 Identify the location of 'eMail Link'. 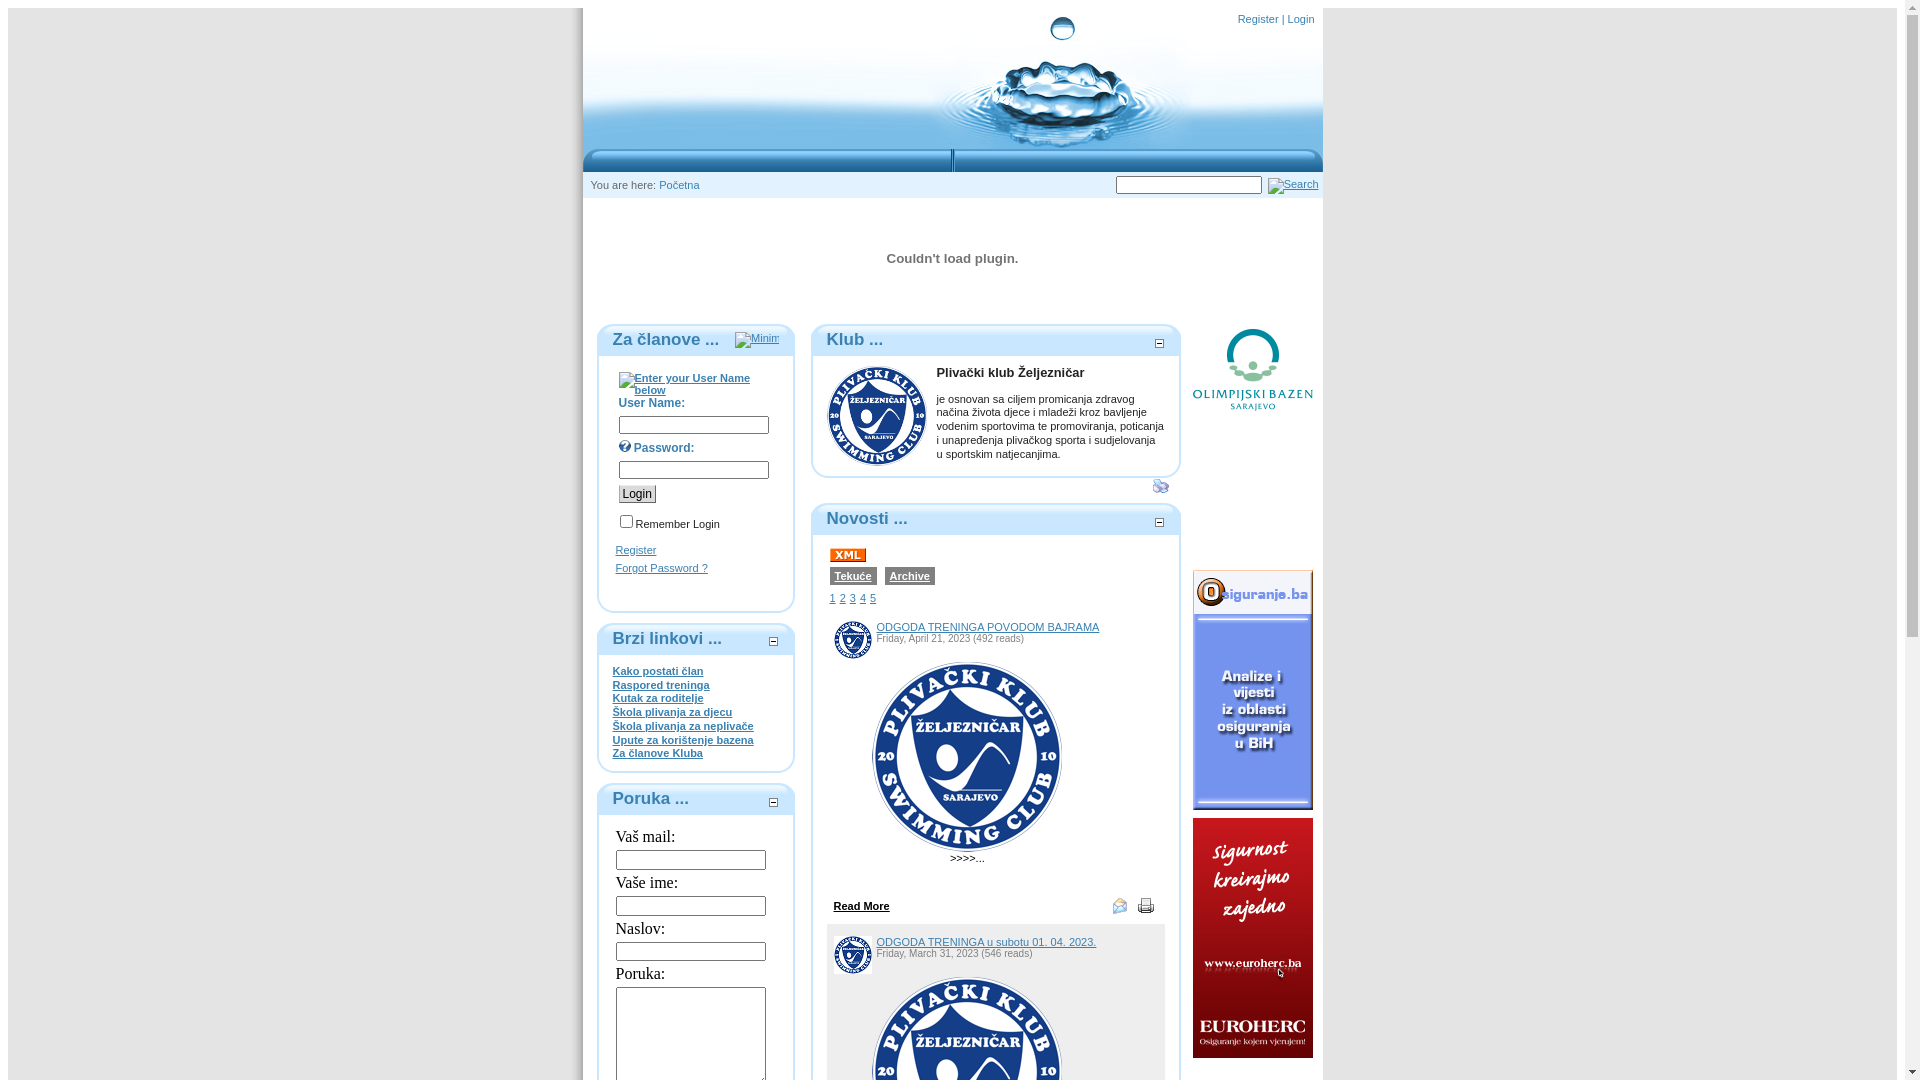
(1118, 906).